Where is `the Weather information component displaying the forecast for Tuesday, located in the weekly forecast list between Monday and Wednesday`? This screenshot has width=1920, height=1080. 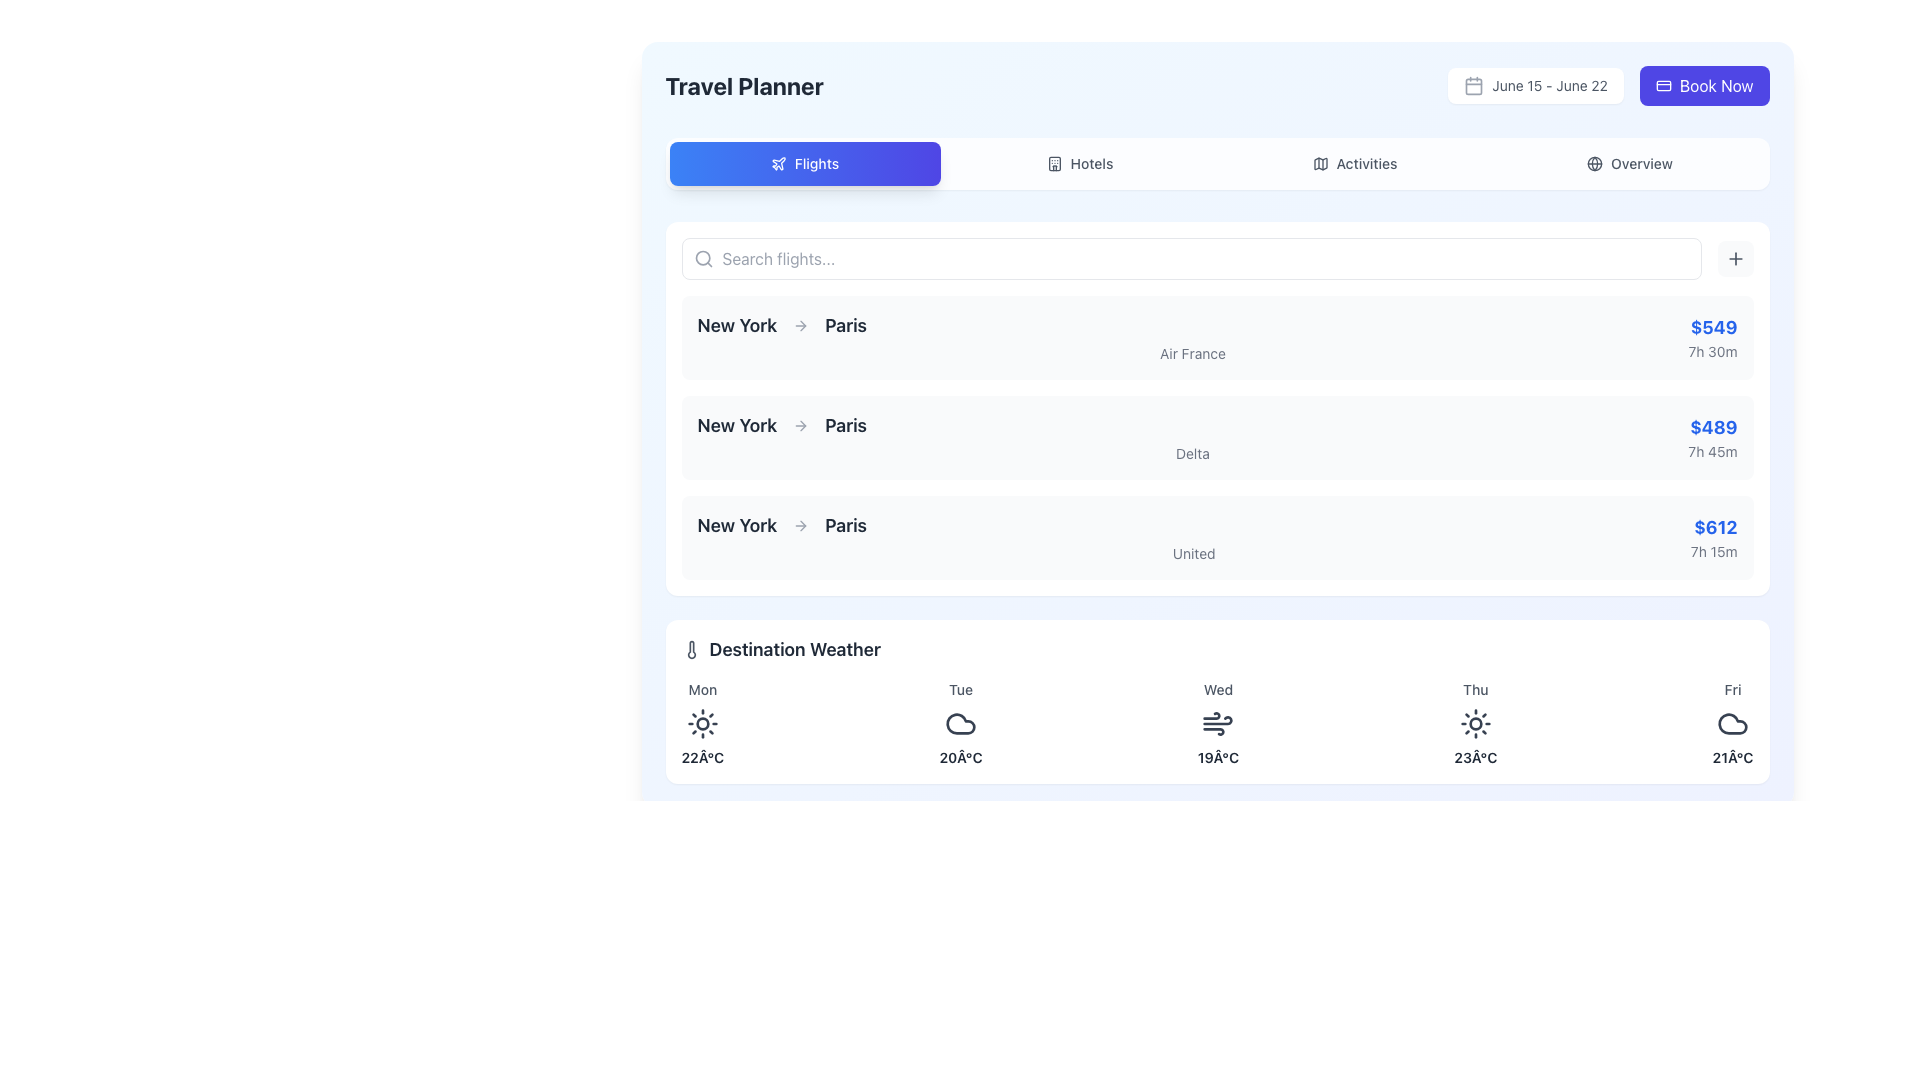
the Weather information component displaying the forecast for Tuesday, located in the weekly forecast list between Monday and Wednesday is located at coordinates (960, 724).